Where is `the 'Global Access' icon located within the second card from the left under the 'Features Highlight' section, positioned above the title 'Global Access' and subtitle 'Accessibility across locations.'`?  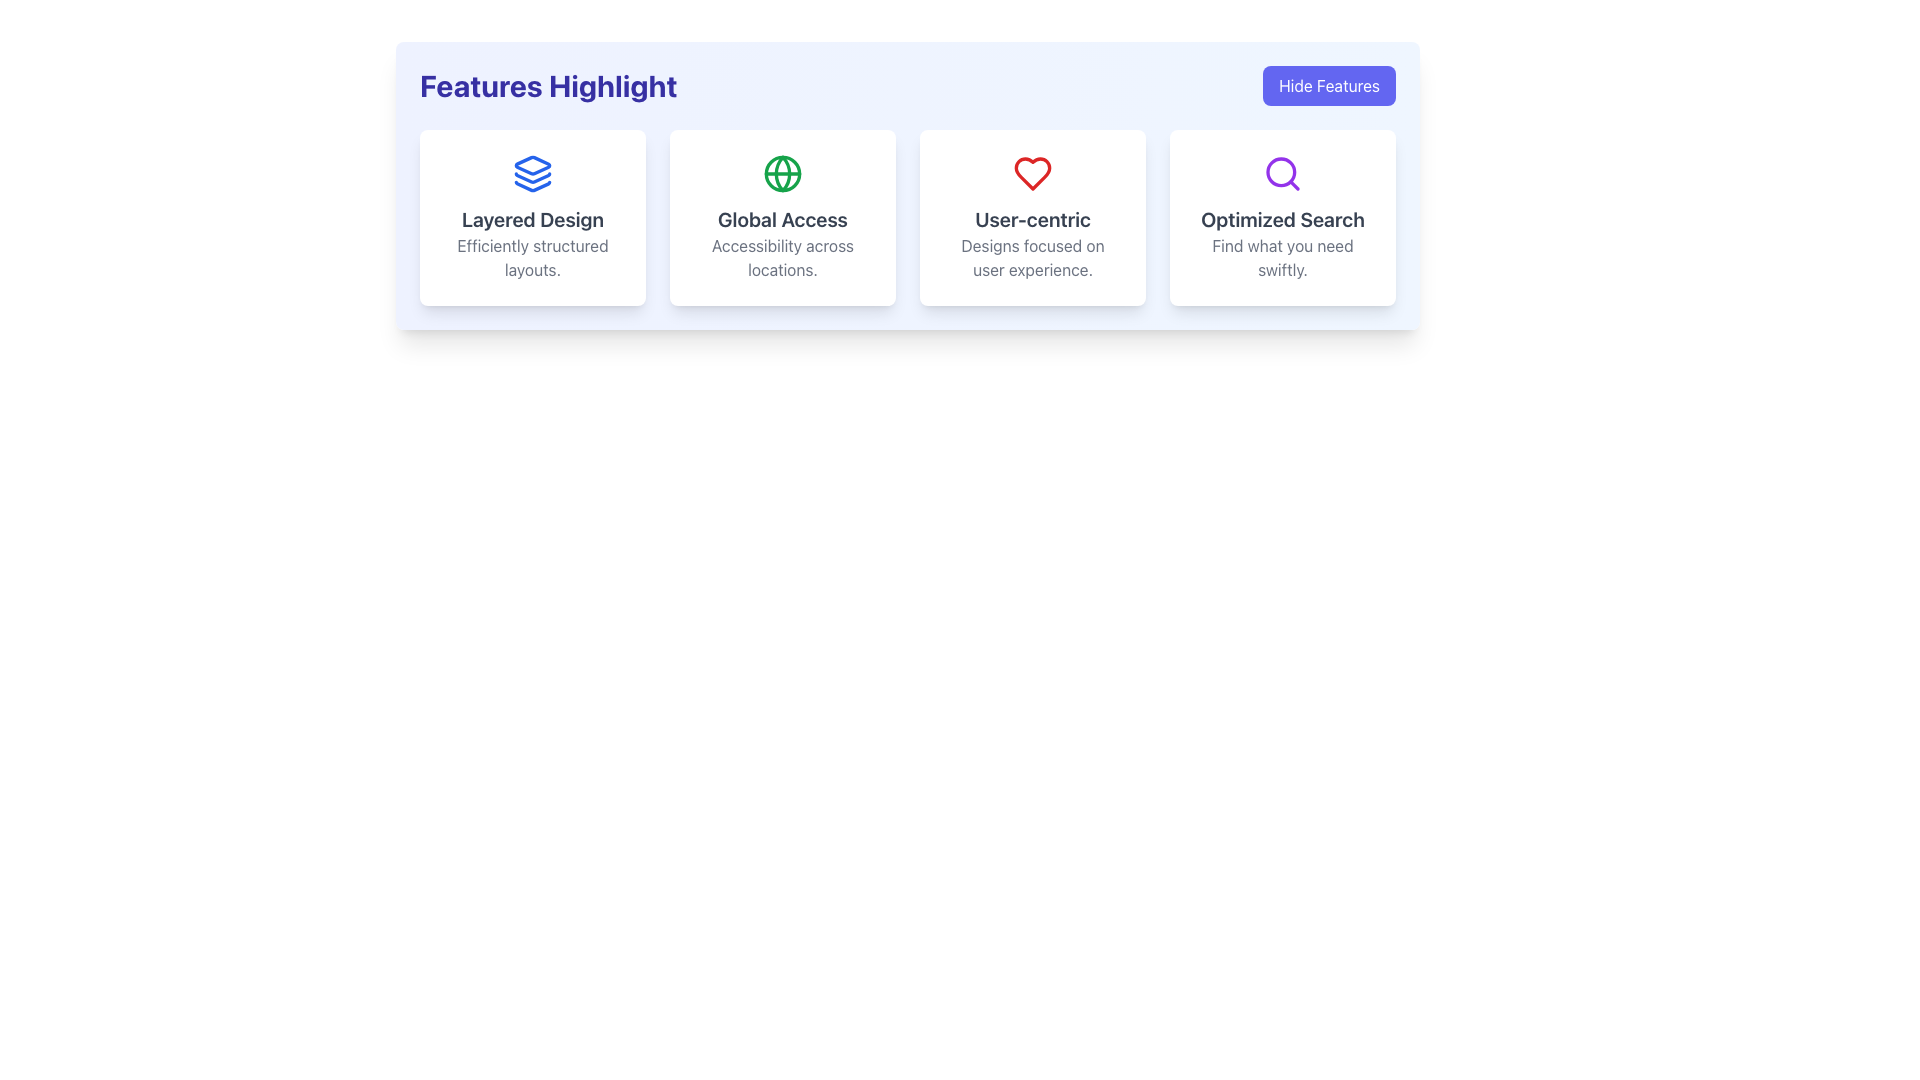
the 'Global Access' icon located within the second card from the left under the 'Features Highlight' section, positioned above the title 'Global Access' and subtitle 'Accessibility across locations.' is located at coordinates (781, 172).